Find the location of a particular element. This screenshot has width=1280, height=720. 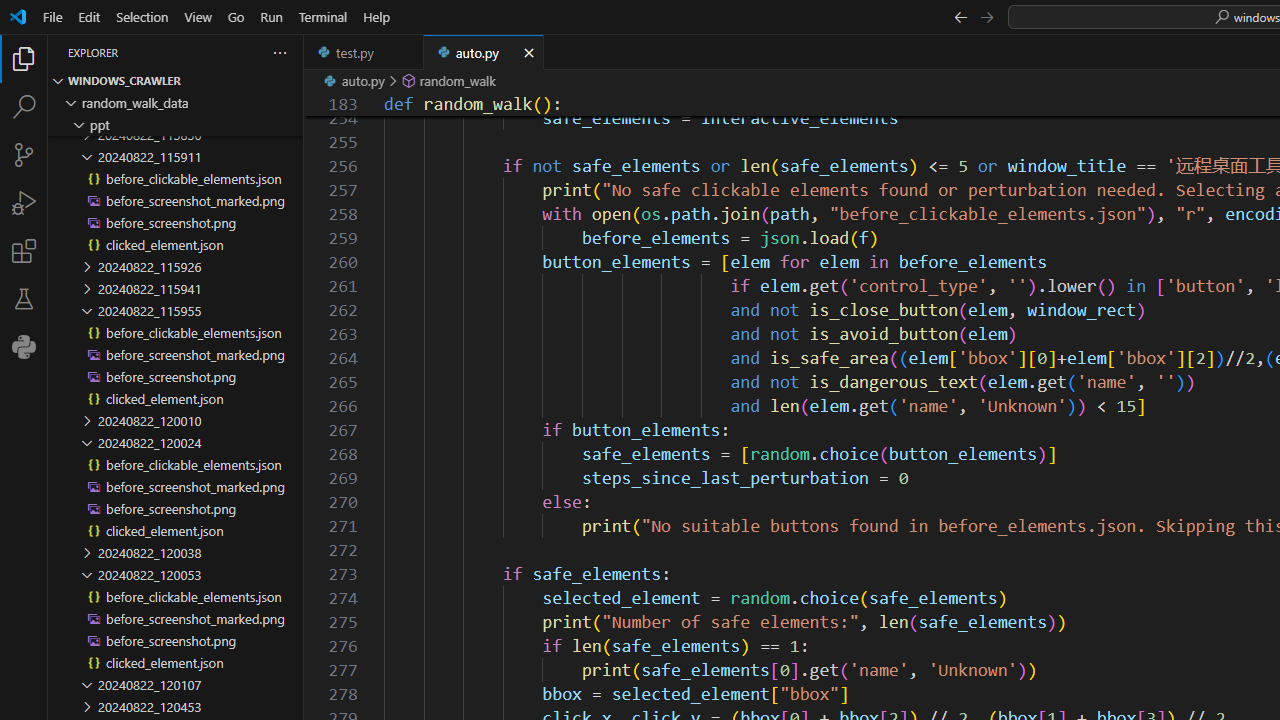

'Go' is located at coordinates (236, 16).